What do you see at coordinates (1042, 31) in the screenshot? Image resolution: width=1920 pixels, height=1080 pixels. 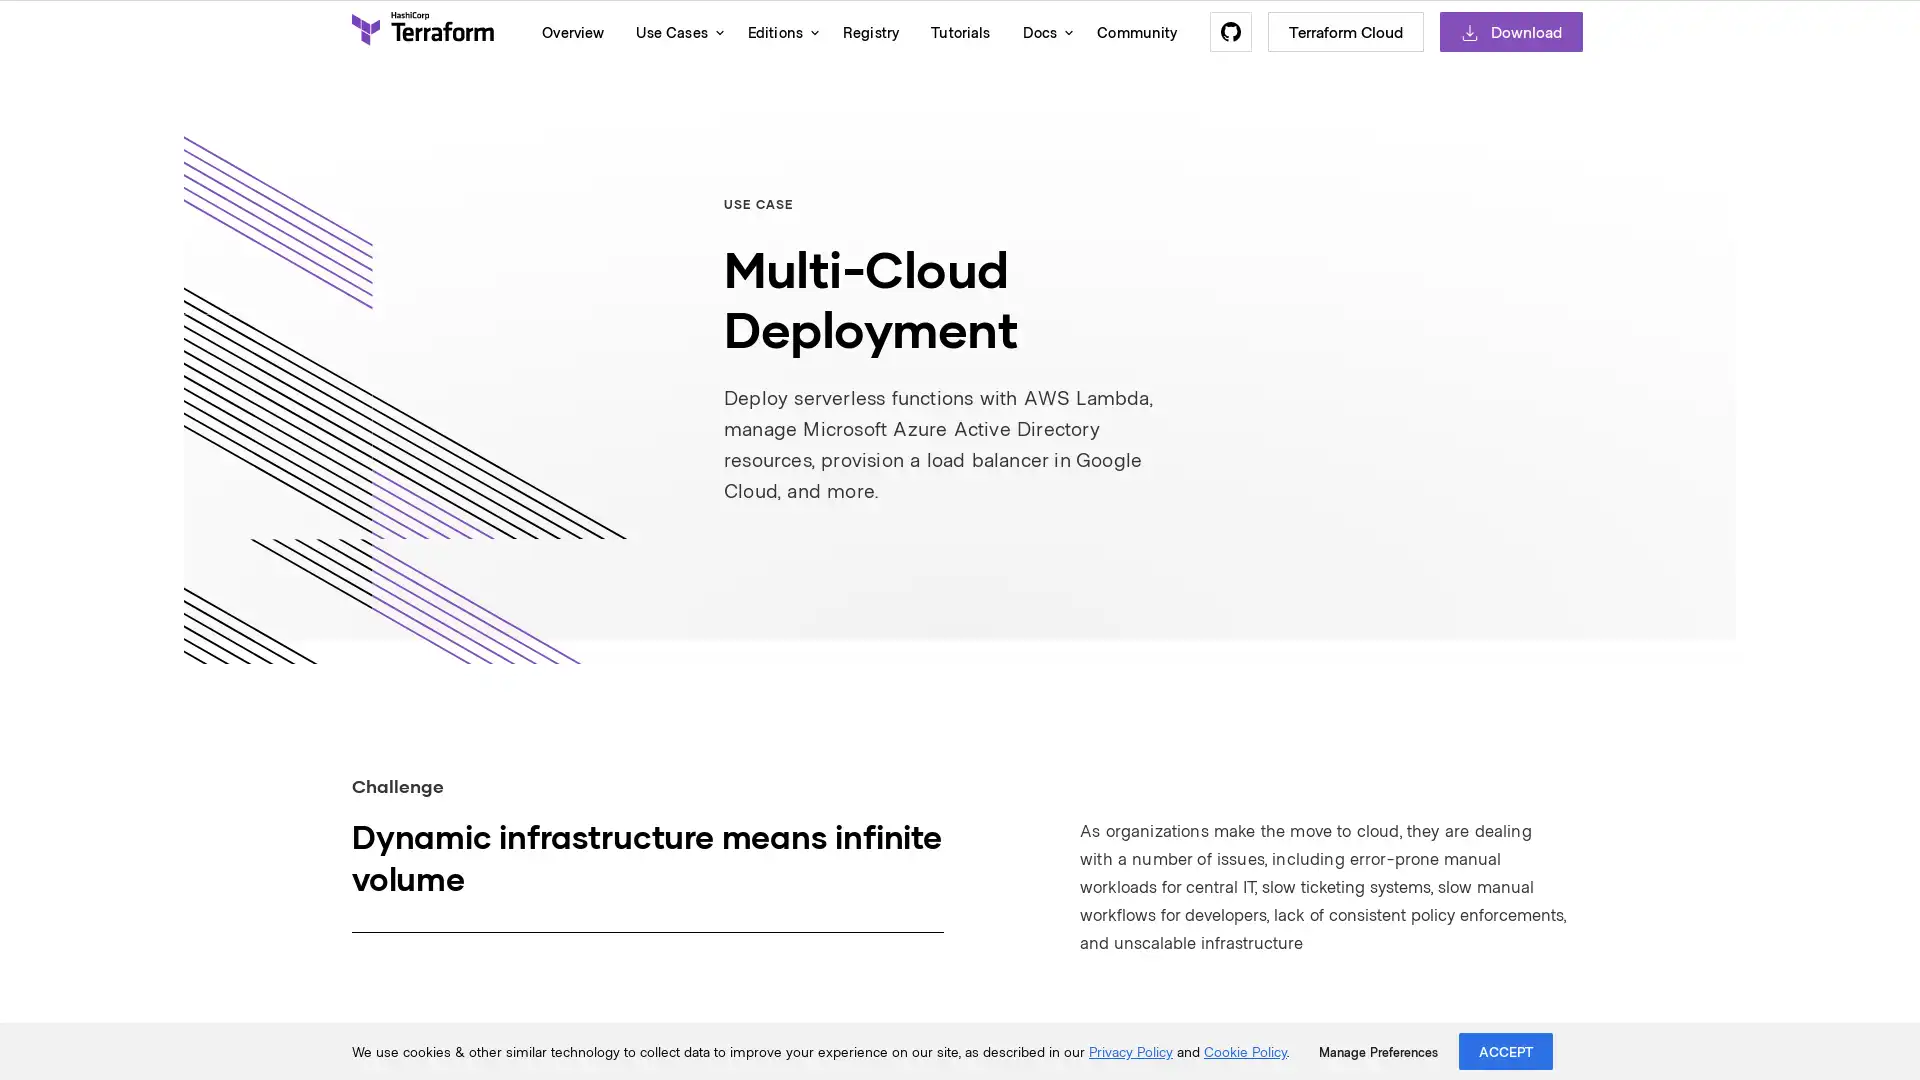 I see `Docs` at bounding box center [1042, 31].